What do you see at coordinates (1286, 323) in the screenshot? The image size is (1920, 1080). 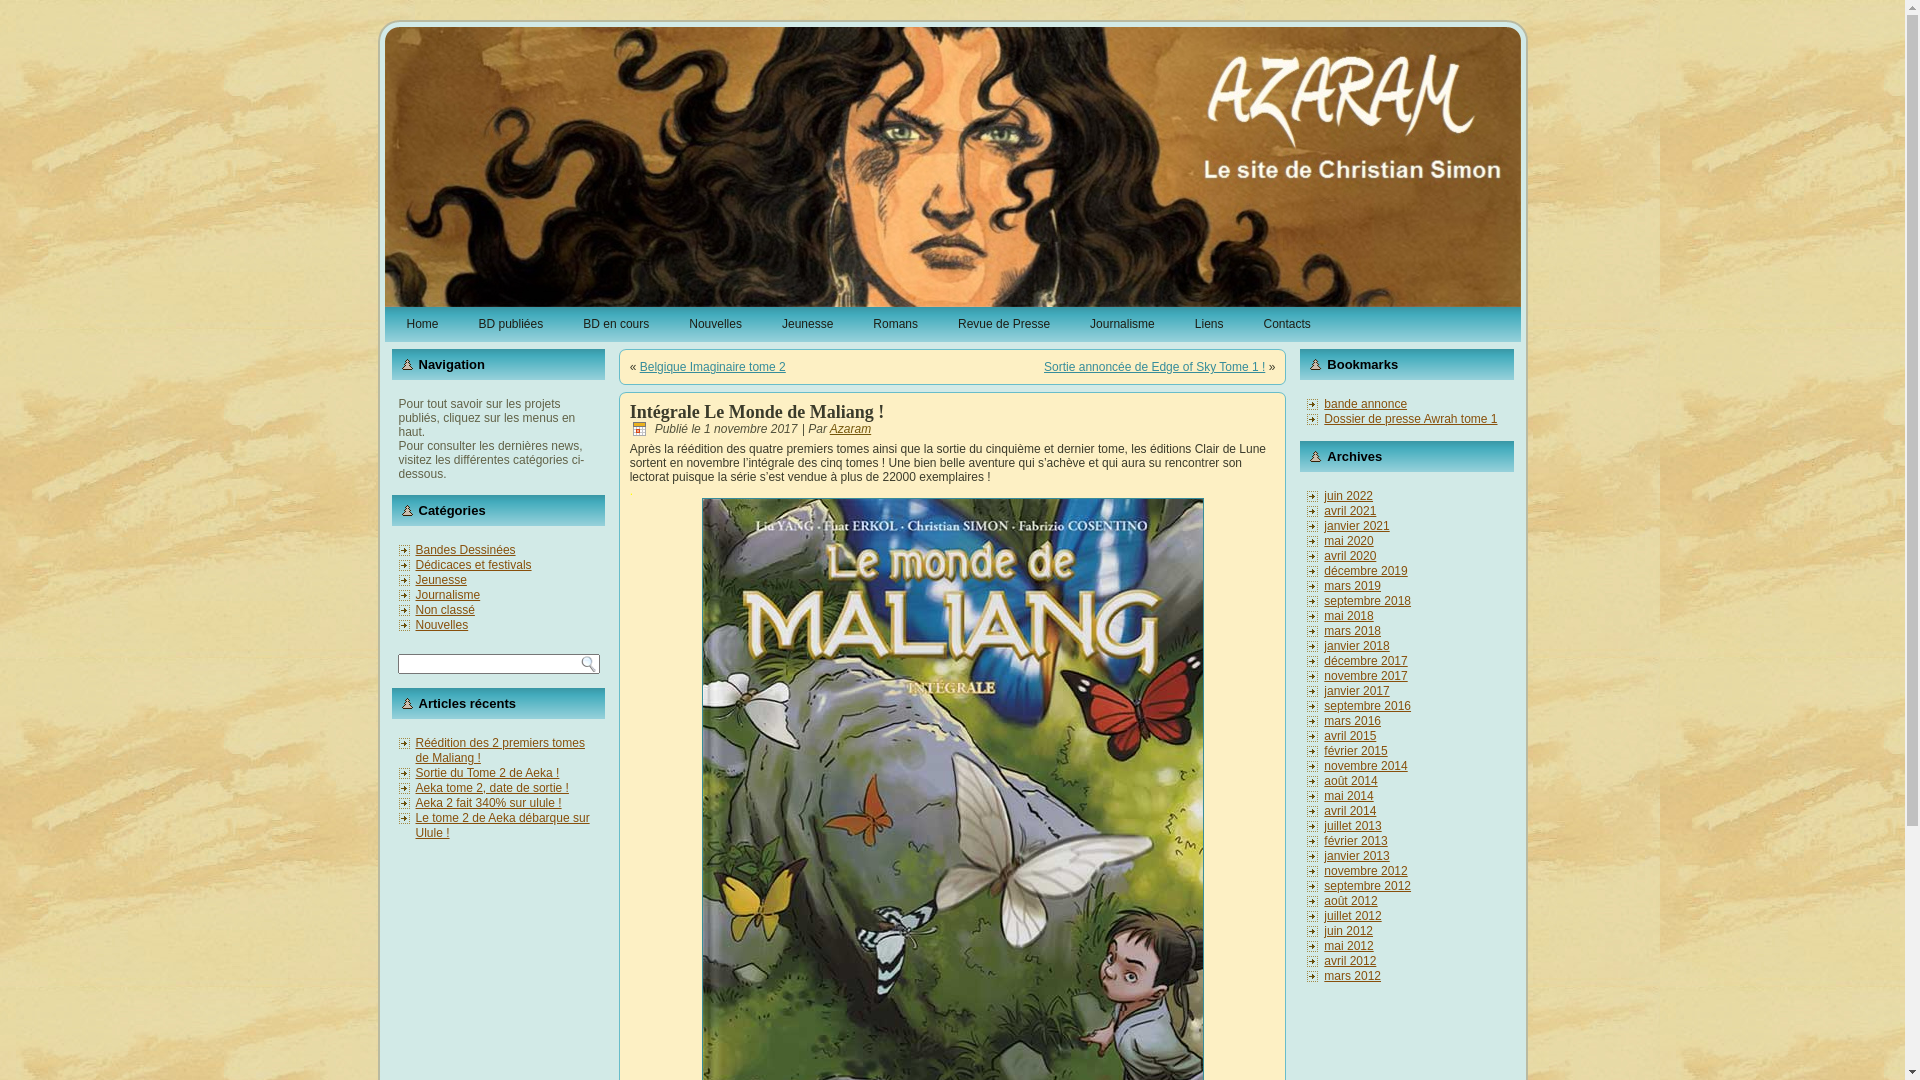 I see `'Contacts'` at bounding box center [1286, 323].